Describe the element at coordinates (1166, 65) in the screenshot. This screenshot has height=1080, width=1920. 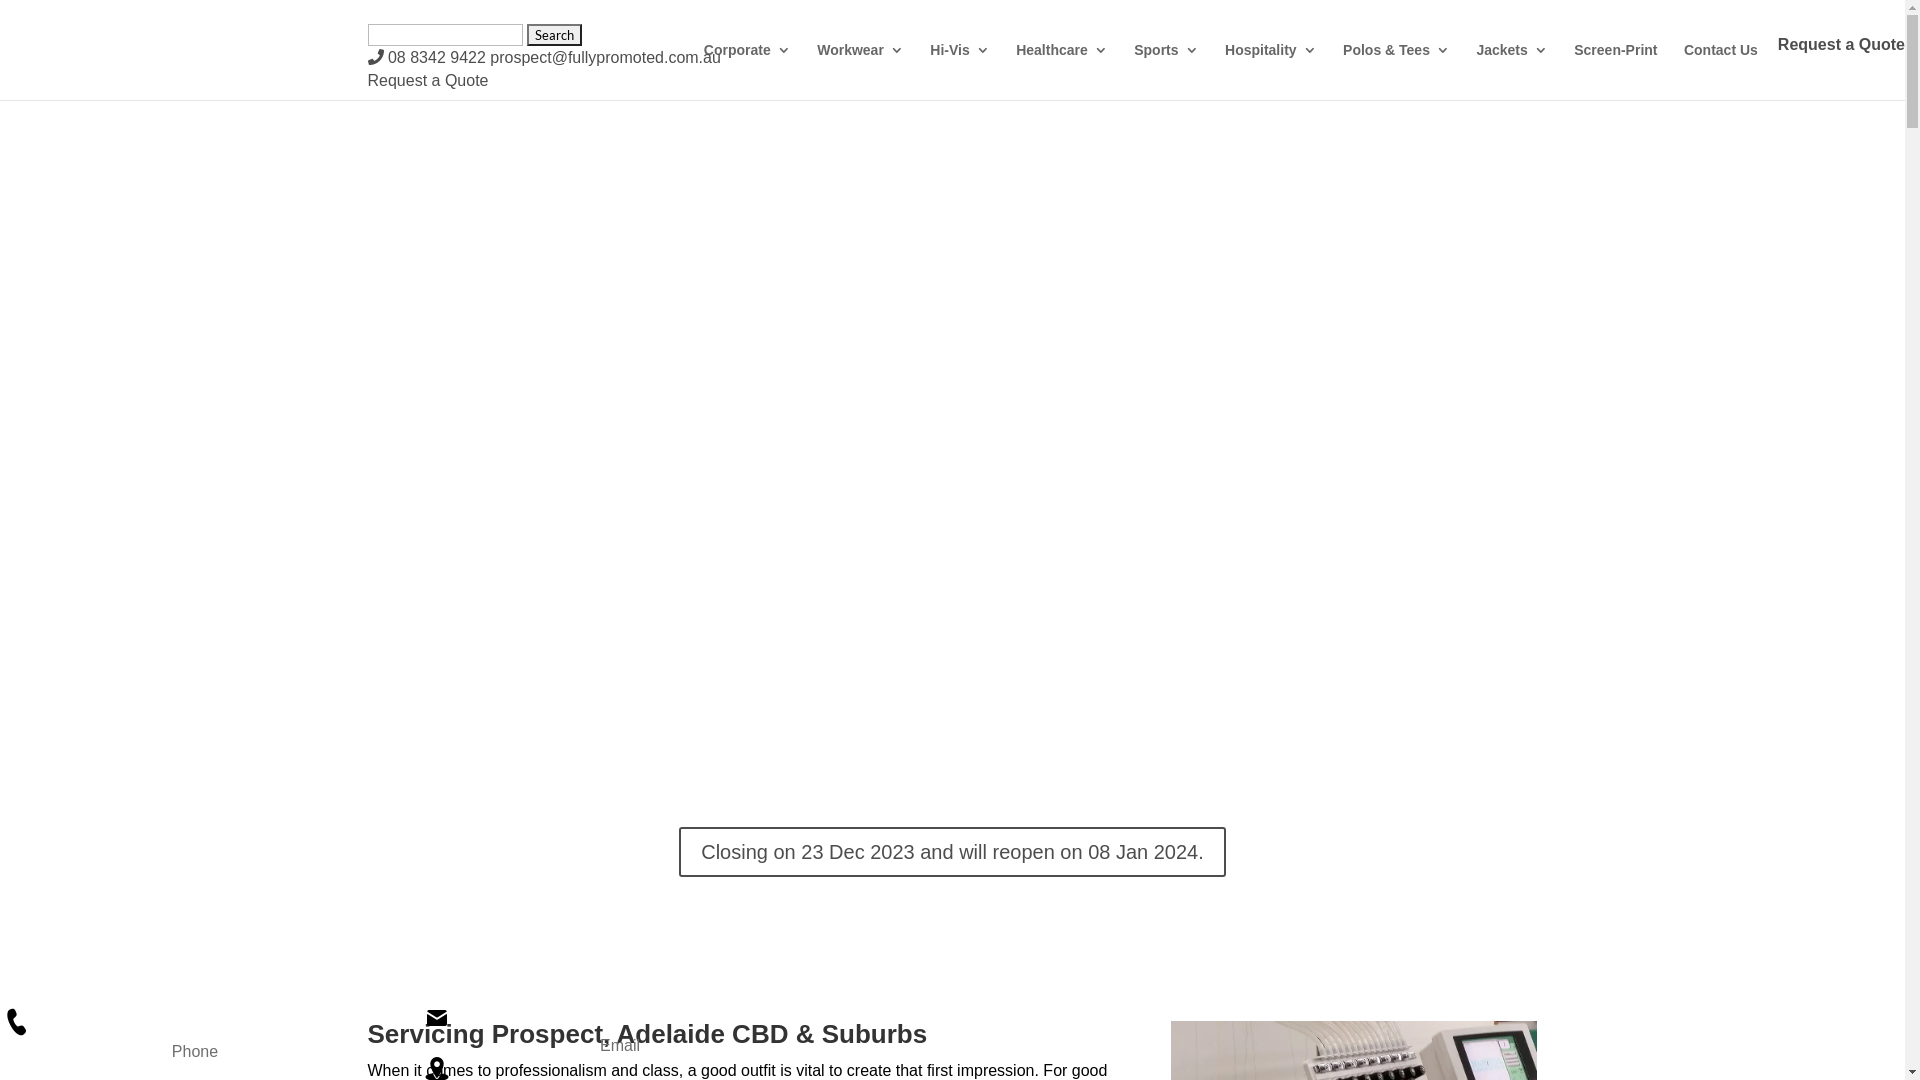
I see `'Sports'` at that location.